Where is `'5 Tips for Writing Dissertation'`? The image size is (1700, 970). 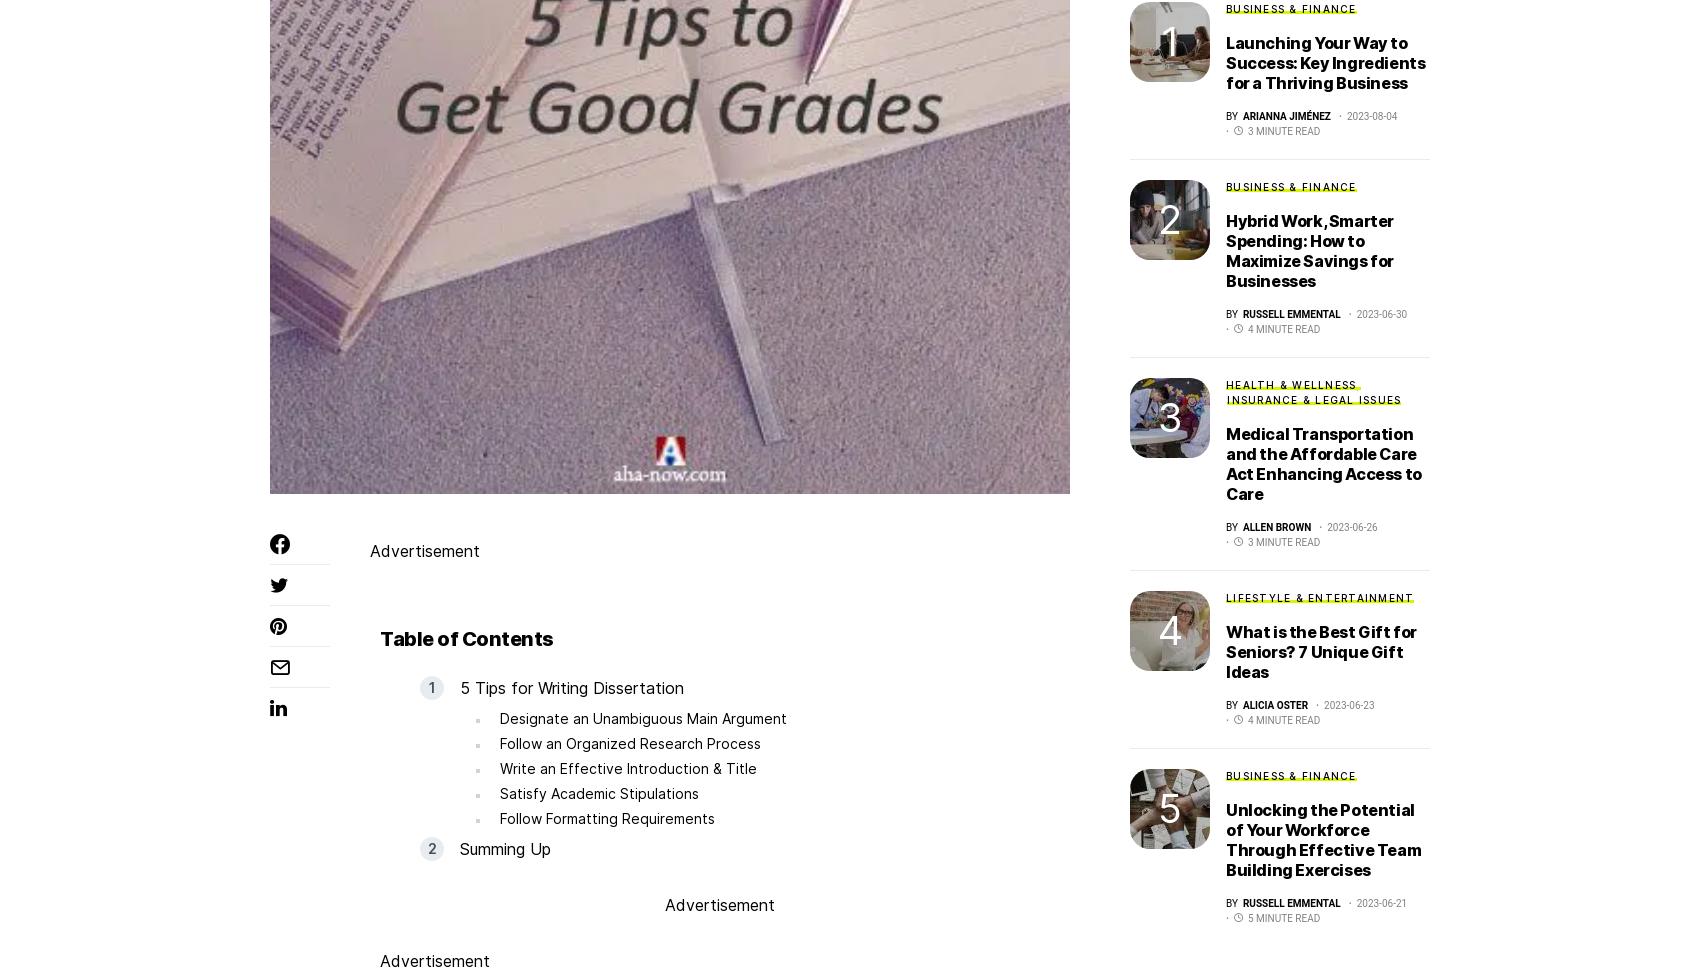
'5 Tips for Writing Dissertation' is located at coordinates (571, 688).